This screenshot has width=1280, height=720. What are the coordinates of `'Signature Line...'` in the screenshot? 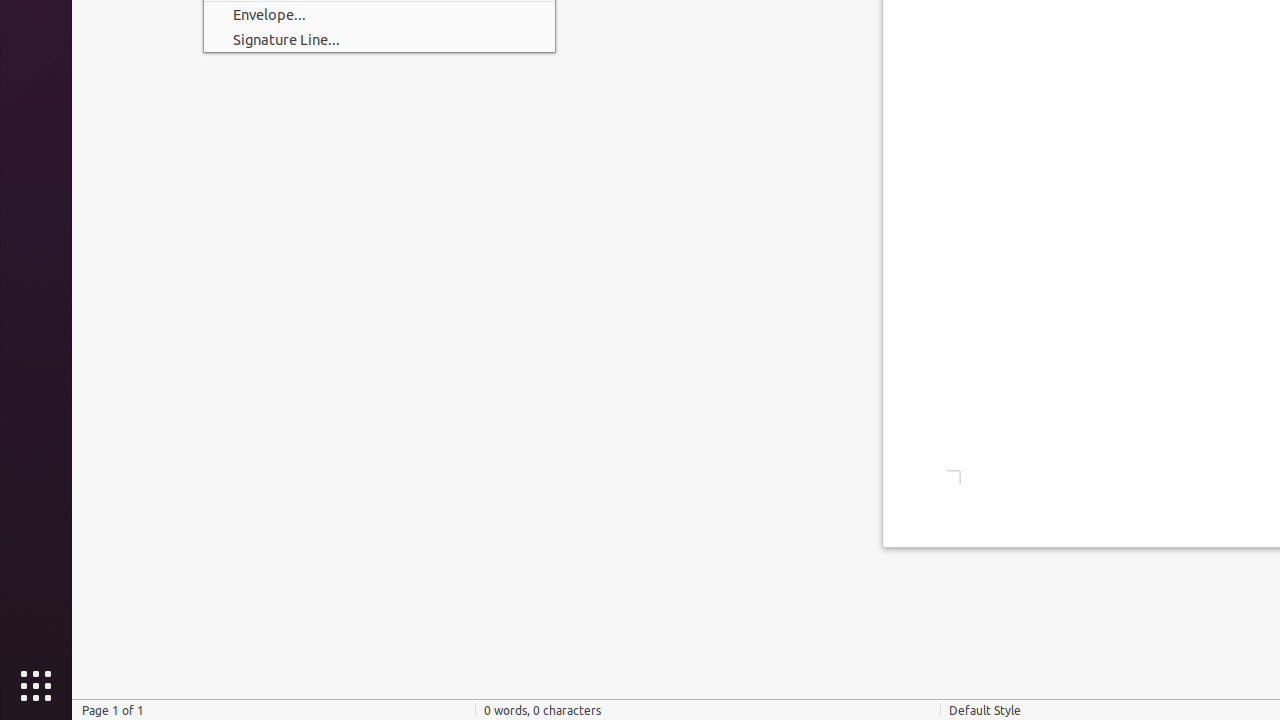 It's located at (379, 39).